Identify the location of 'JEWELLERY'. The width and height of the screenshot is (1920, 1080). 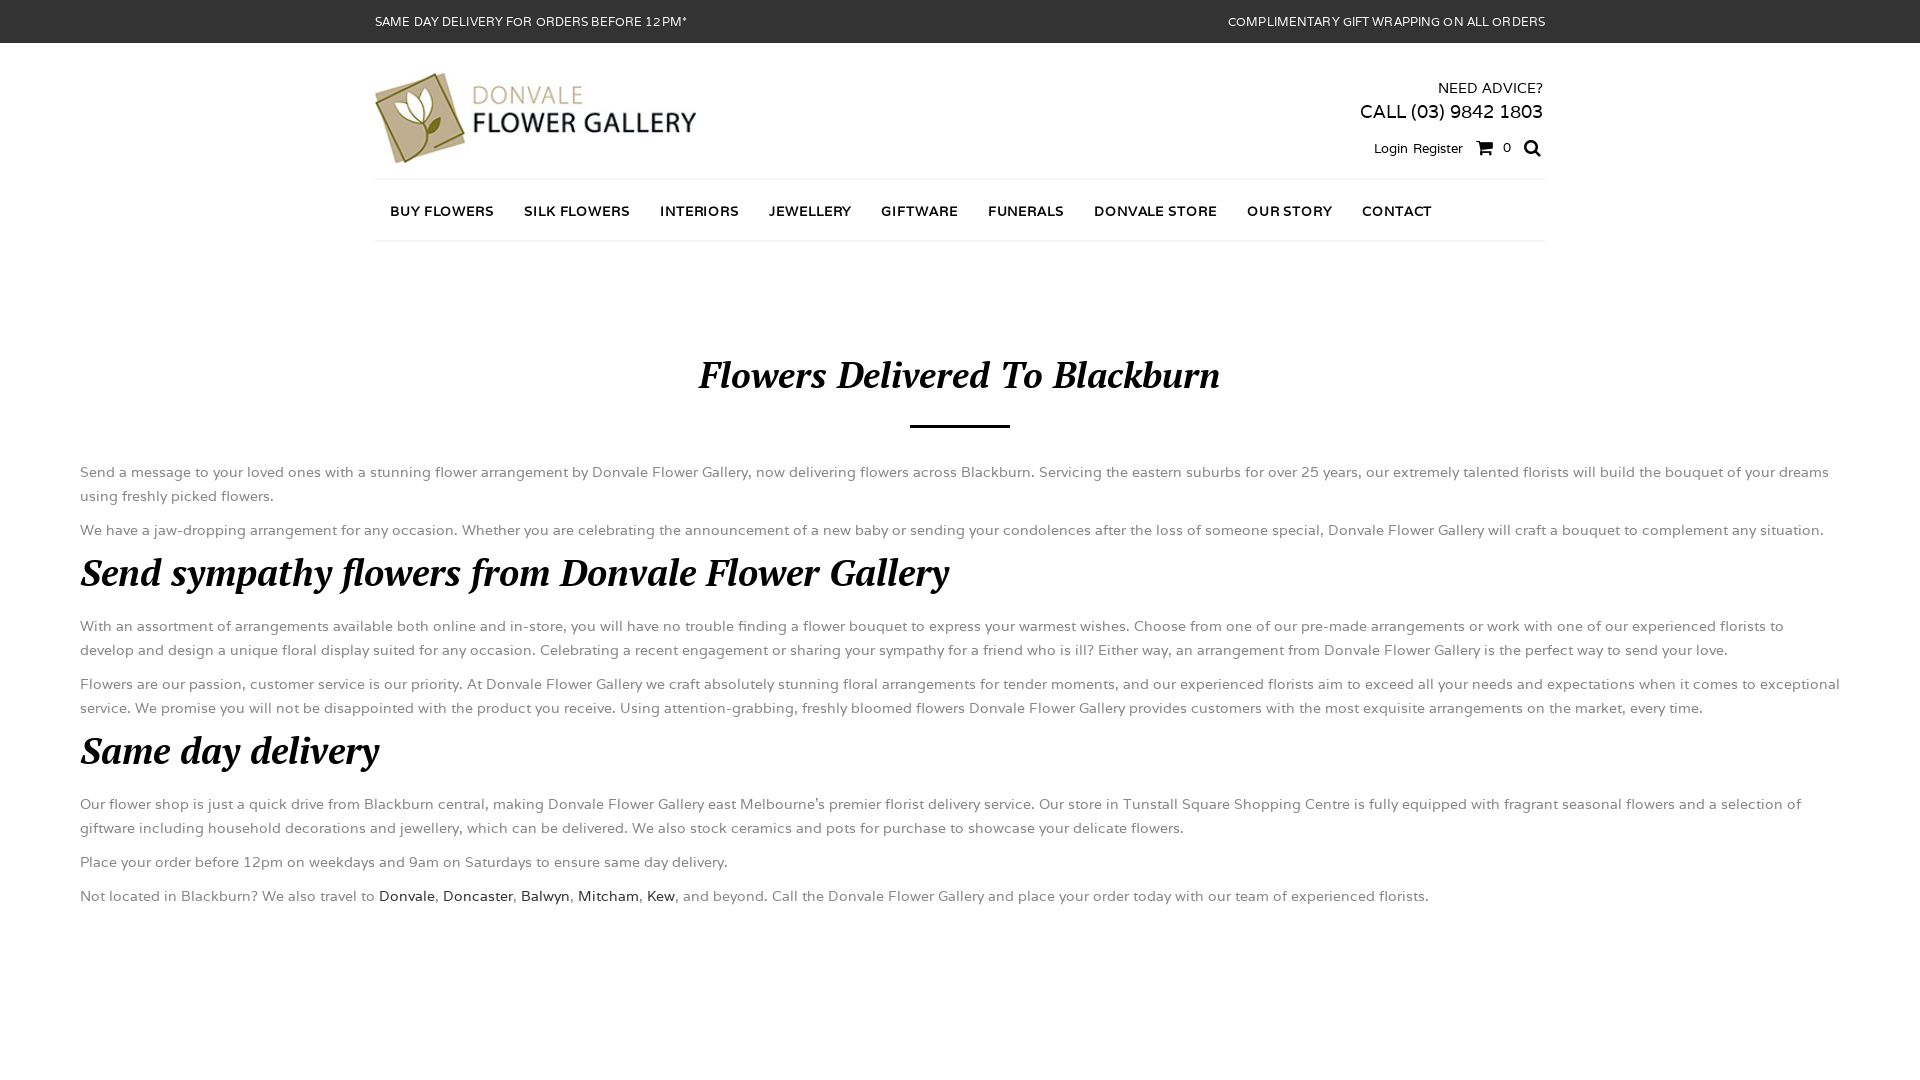
(752, 211).